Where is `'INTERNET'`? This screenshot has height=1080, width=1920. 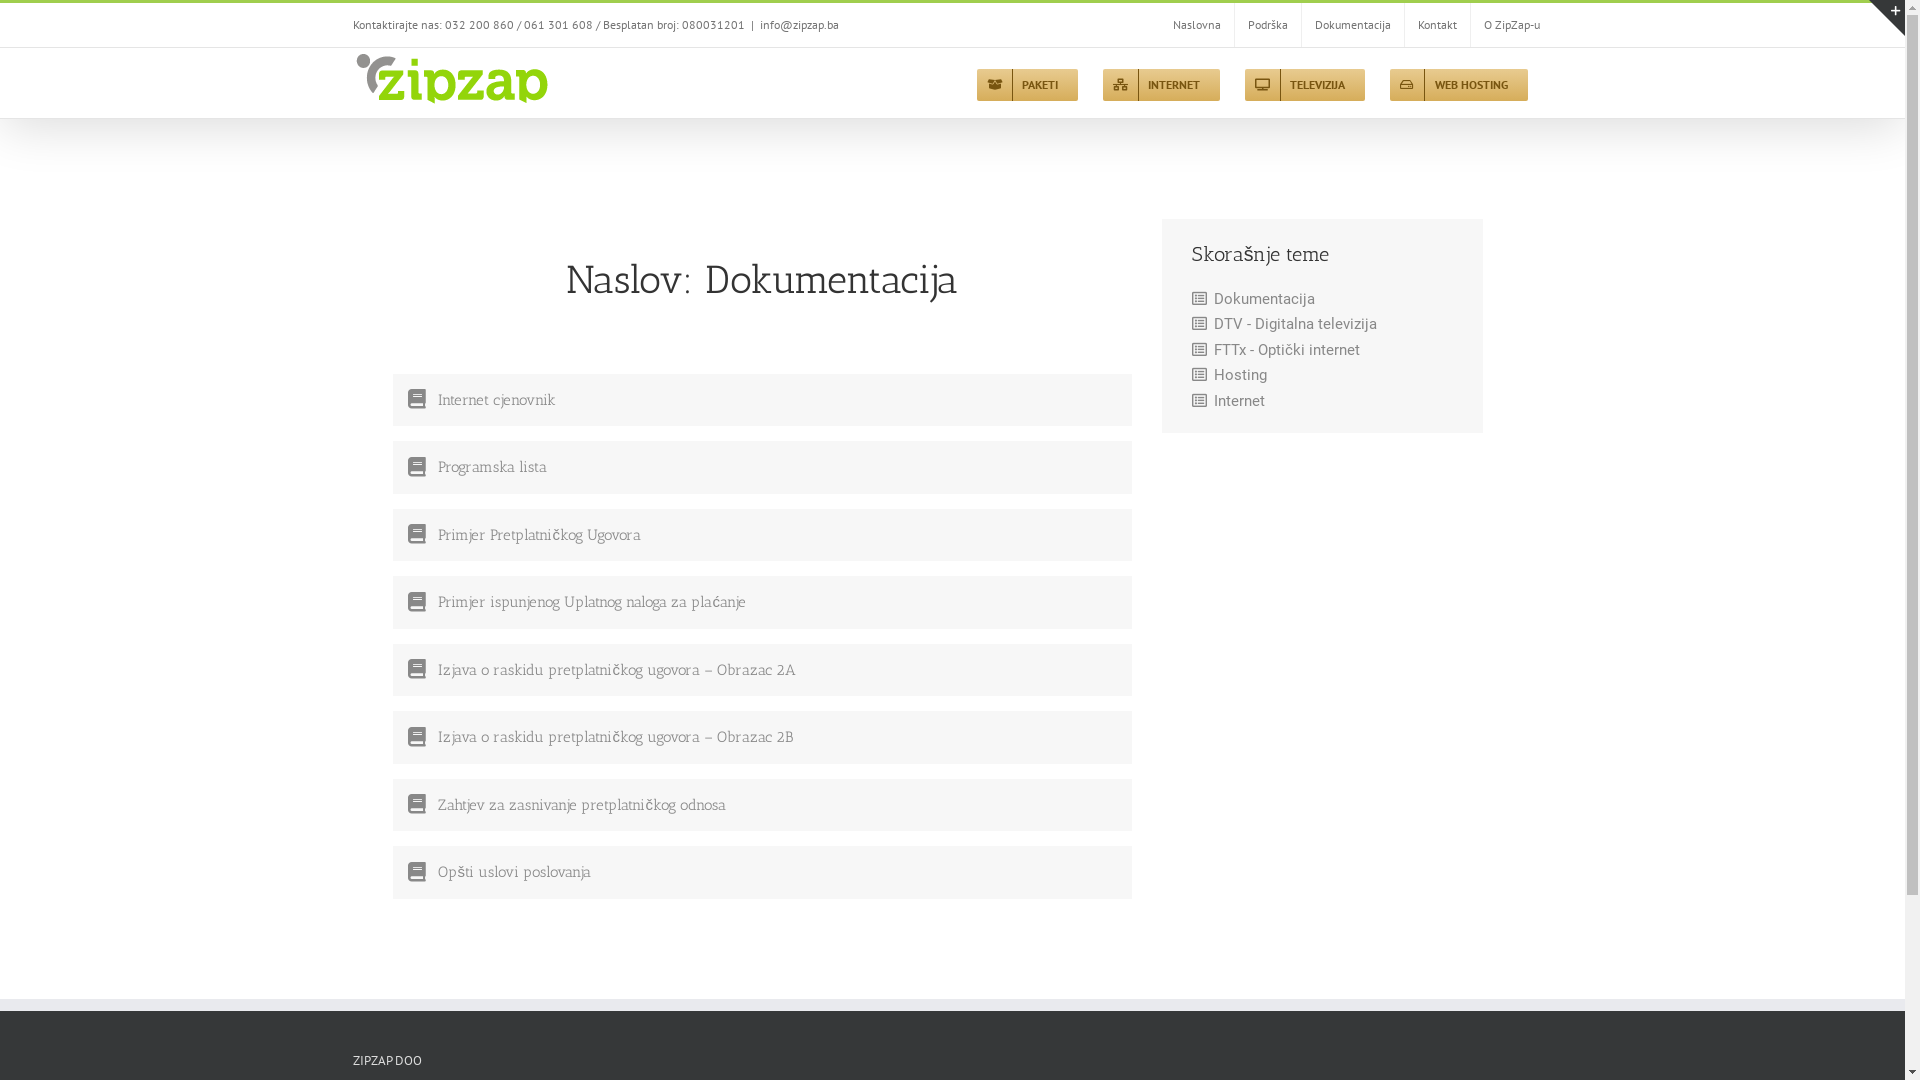
'INTERNET' is located at coordinates (1160, 82).